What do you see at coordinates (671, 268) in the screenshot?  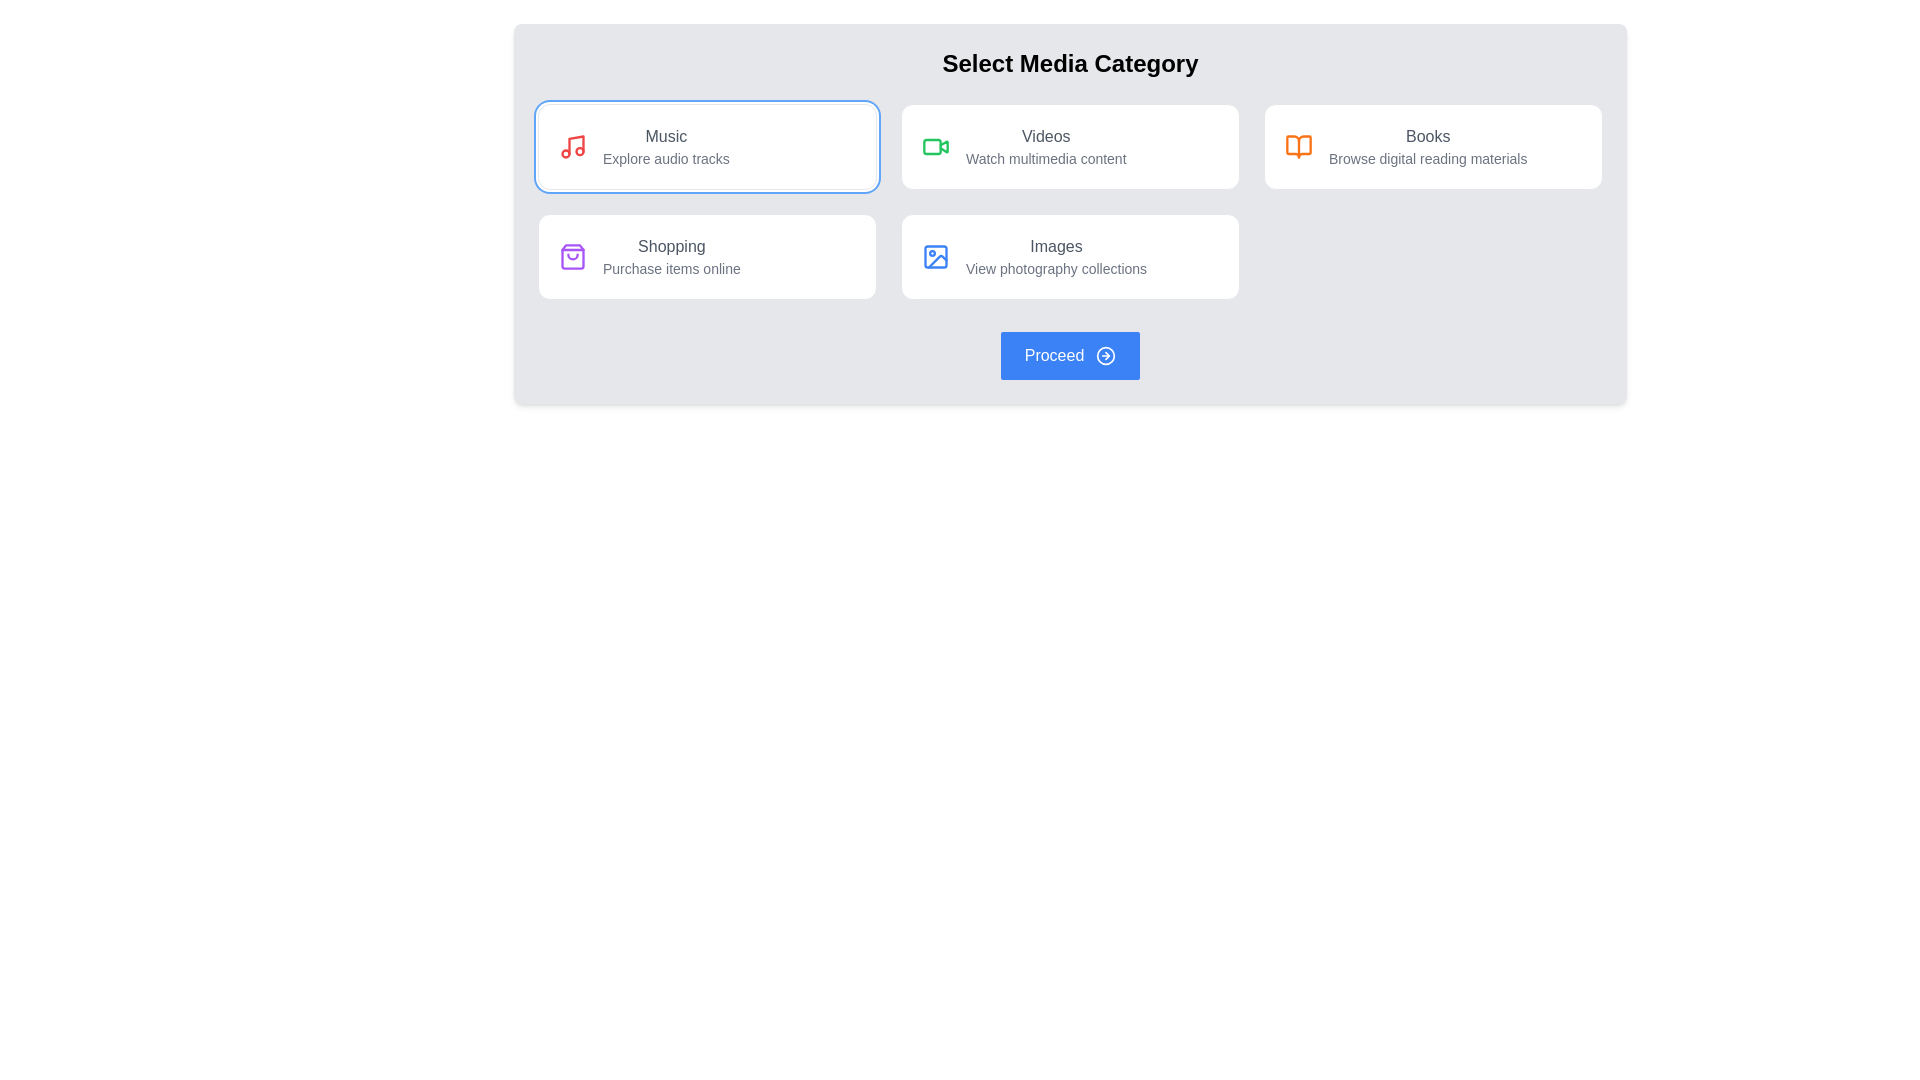 I see `the Text label that provides a descriptive subtitle for the 'Shopping' category, located directly below the heading 'Shopping' within a white card` at bounding box center [671, 268].